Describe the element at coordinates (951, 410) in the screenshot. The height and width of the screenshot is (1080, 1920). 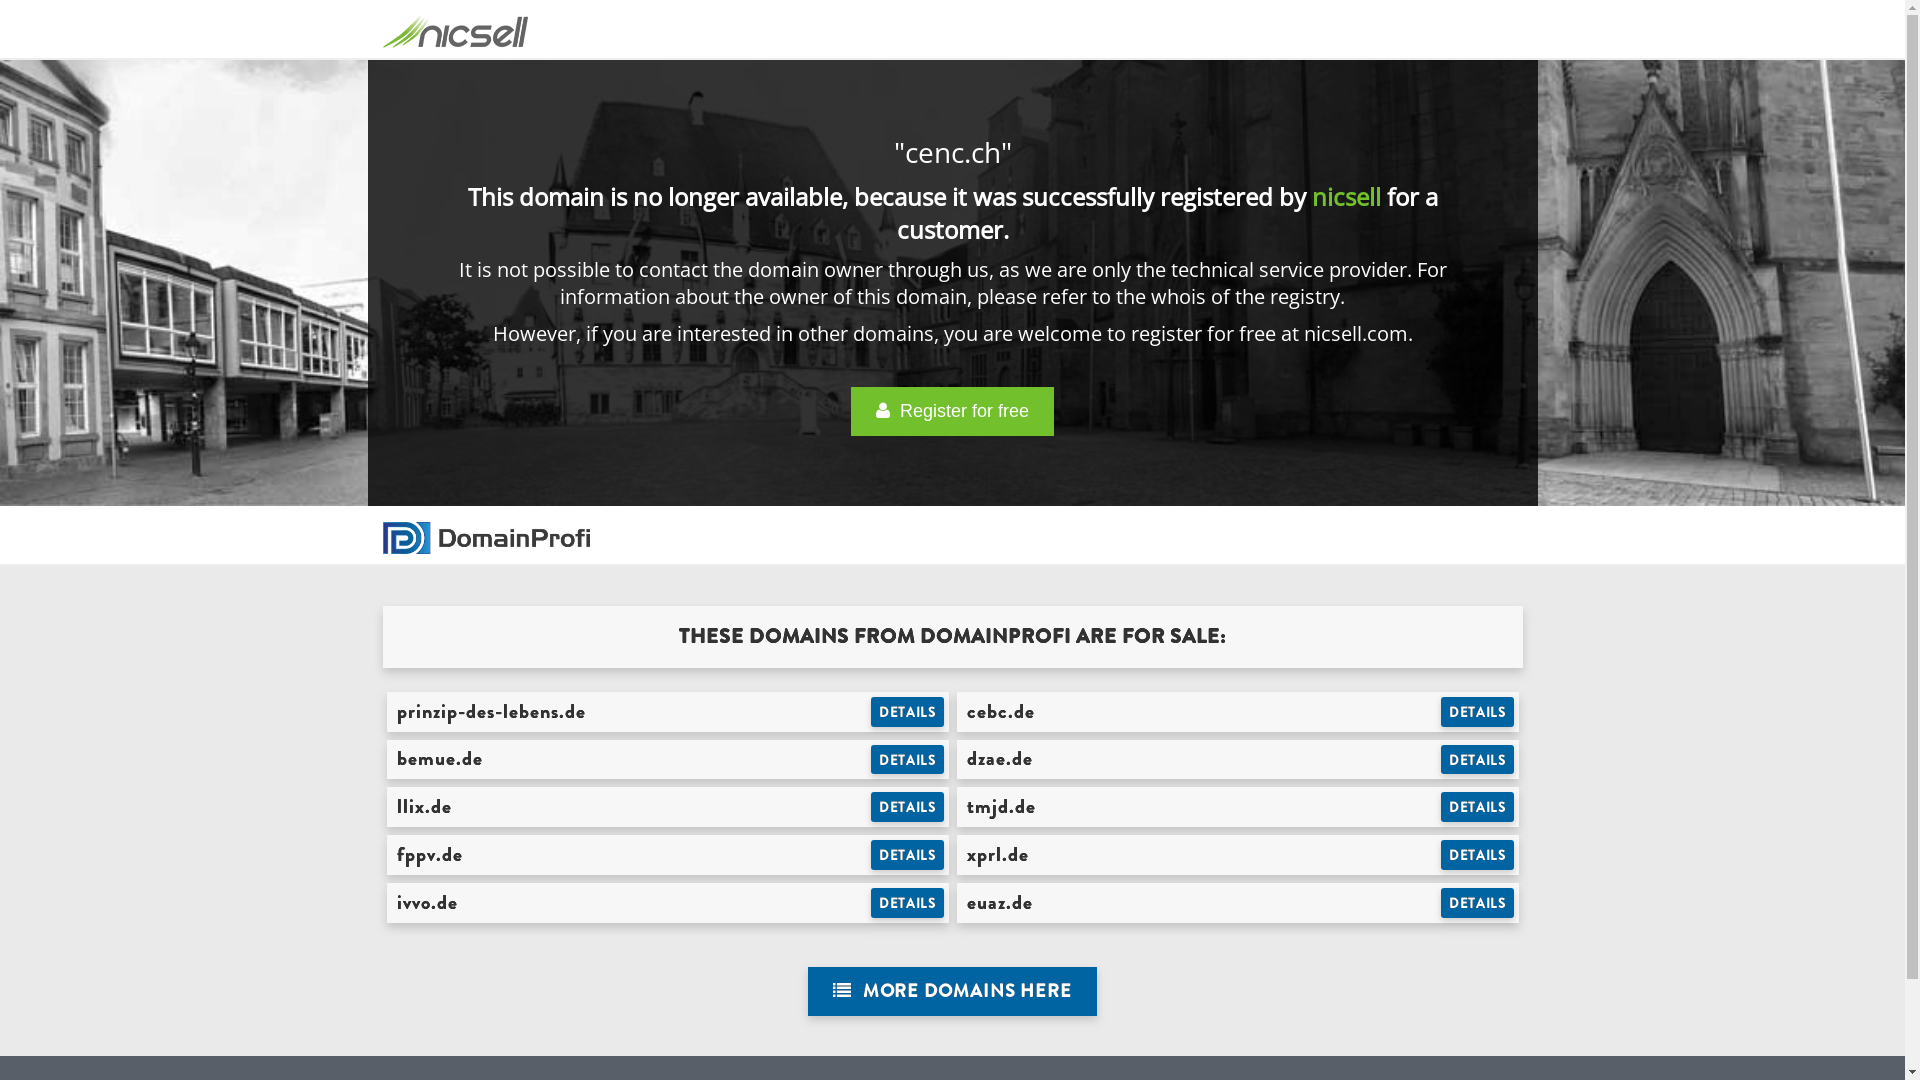
I see `'  Register for free'` at that location.